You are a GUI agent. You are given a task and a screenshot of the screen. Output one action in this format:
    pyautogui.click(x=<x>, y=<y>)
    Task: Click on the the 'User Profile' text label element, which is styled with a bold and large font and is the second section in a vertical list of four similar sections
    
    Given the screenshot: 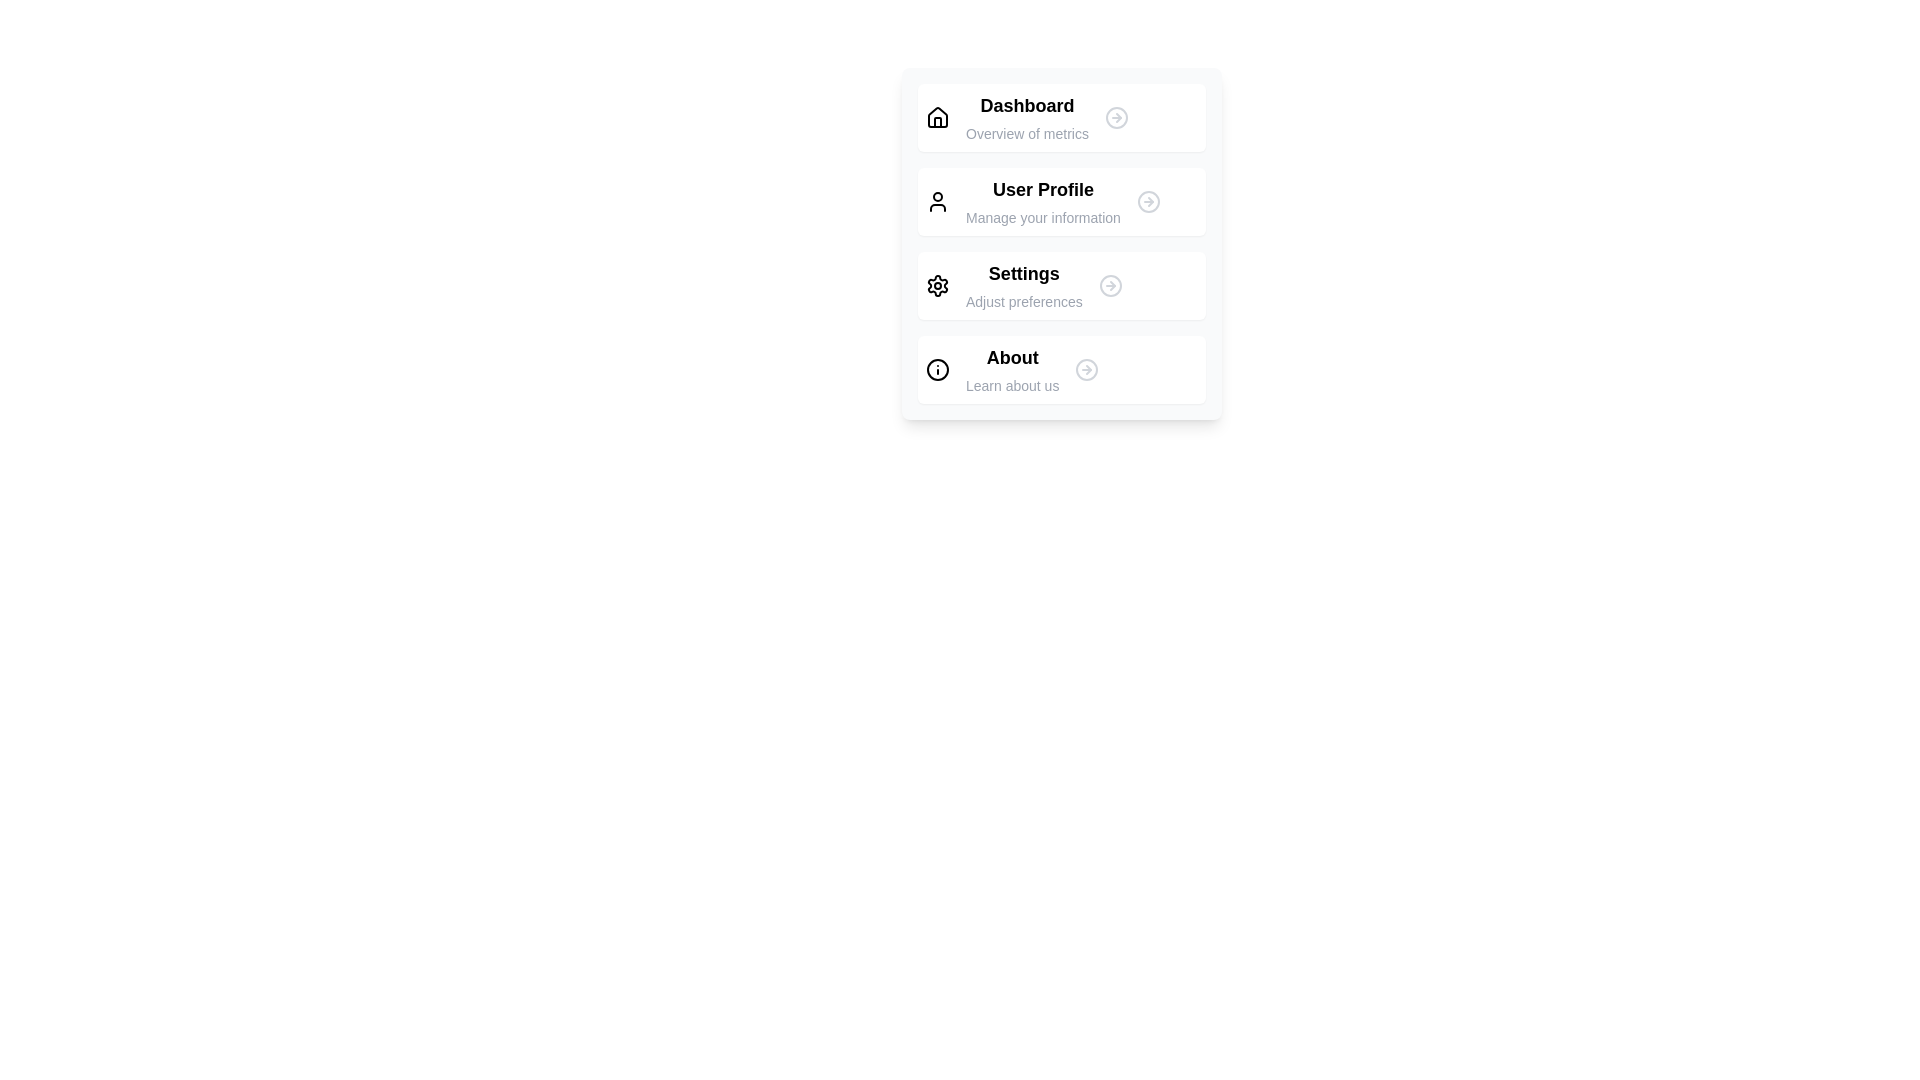 What is the action you would take?
    pyautogui.click(x=1042, y=189)
    